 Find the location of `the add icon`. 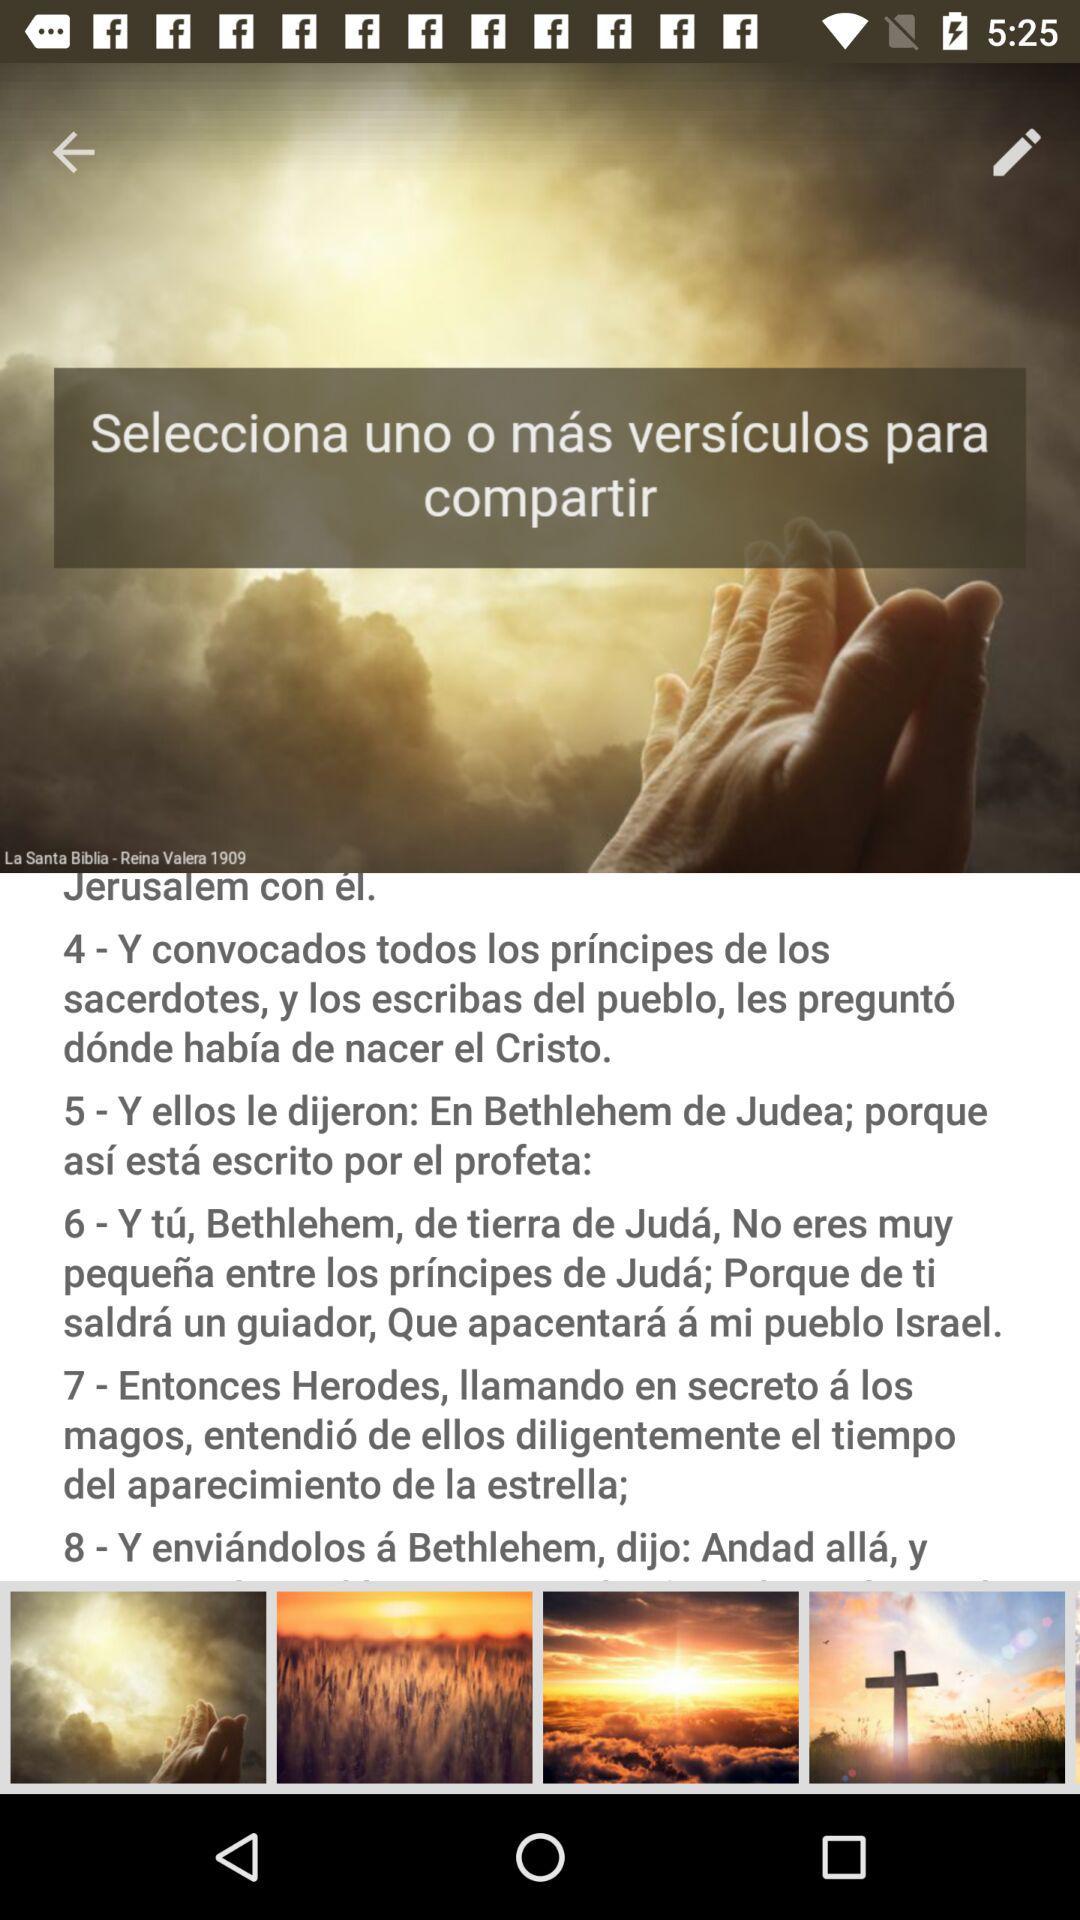

the add icon is located at coordinates (937, 1686).